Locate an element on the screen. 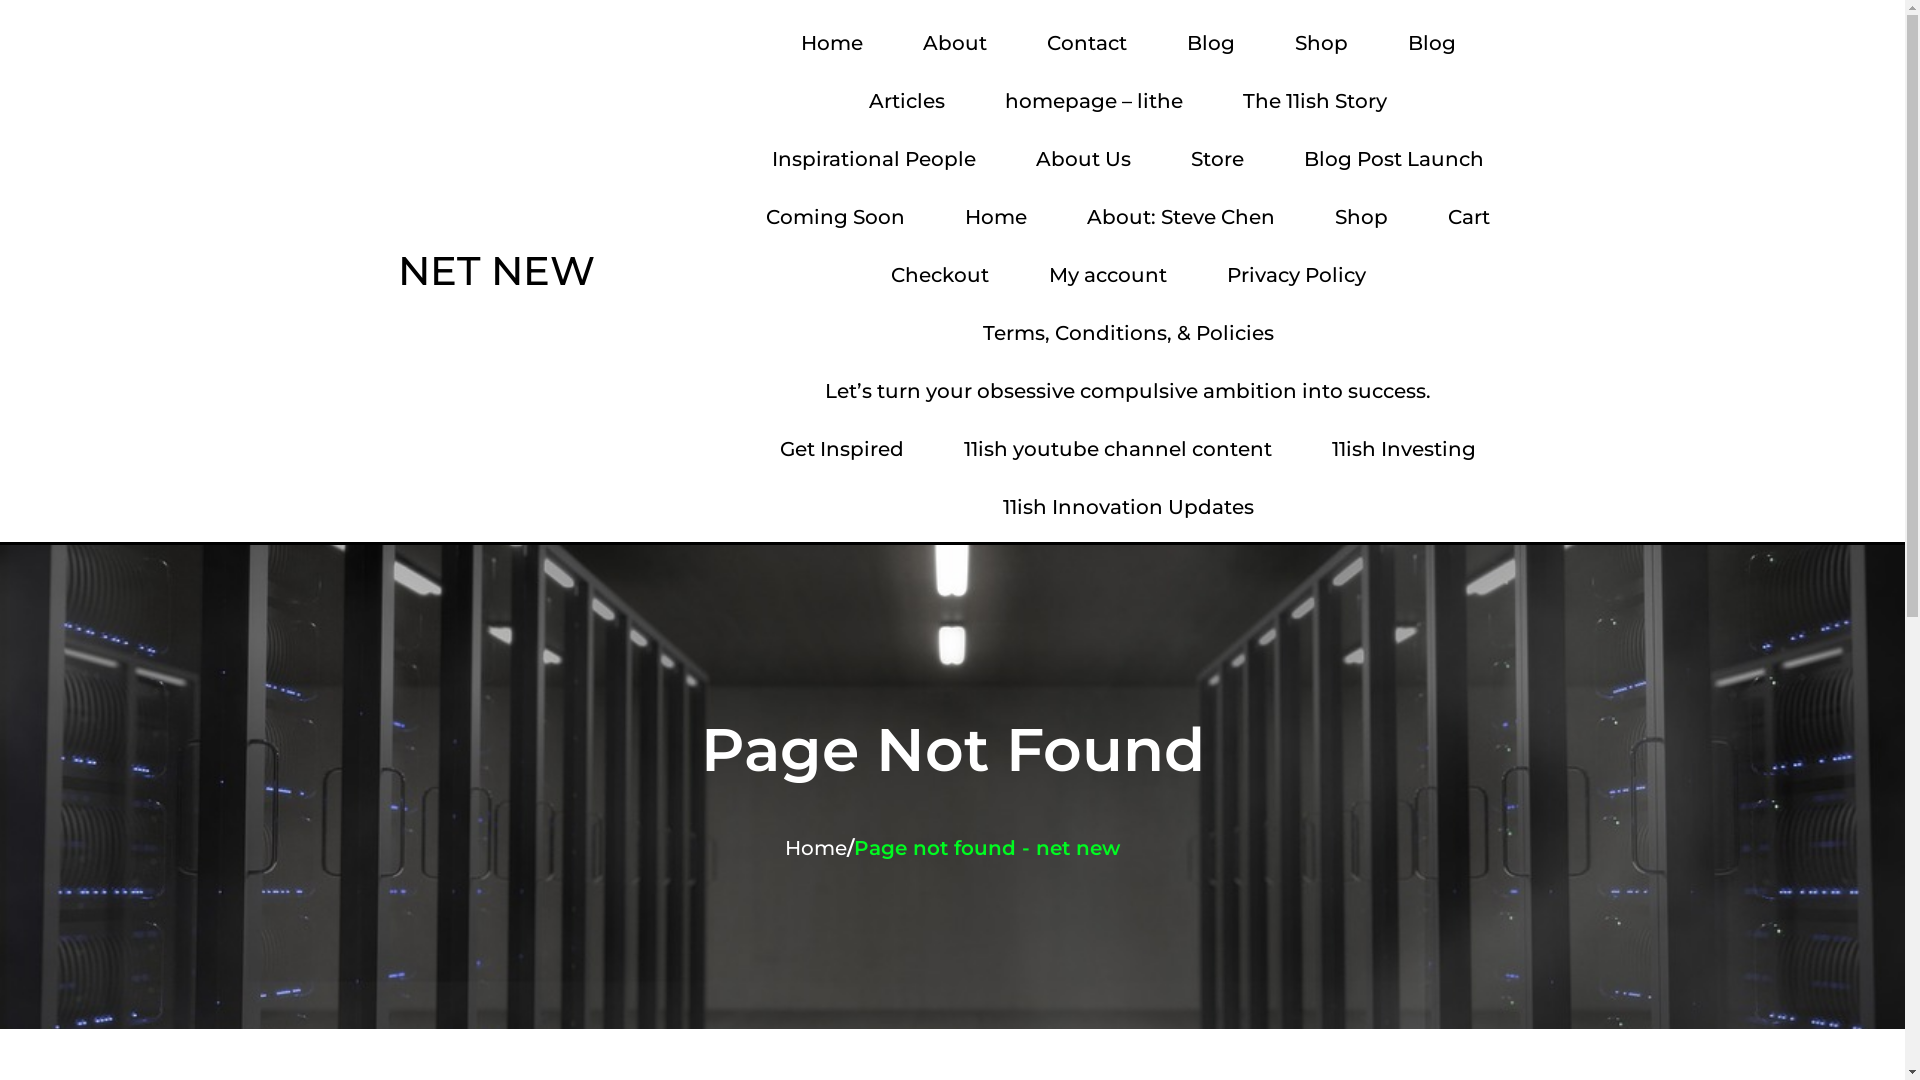  'Inspirational People' is located at coordinates (873, 157).